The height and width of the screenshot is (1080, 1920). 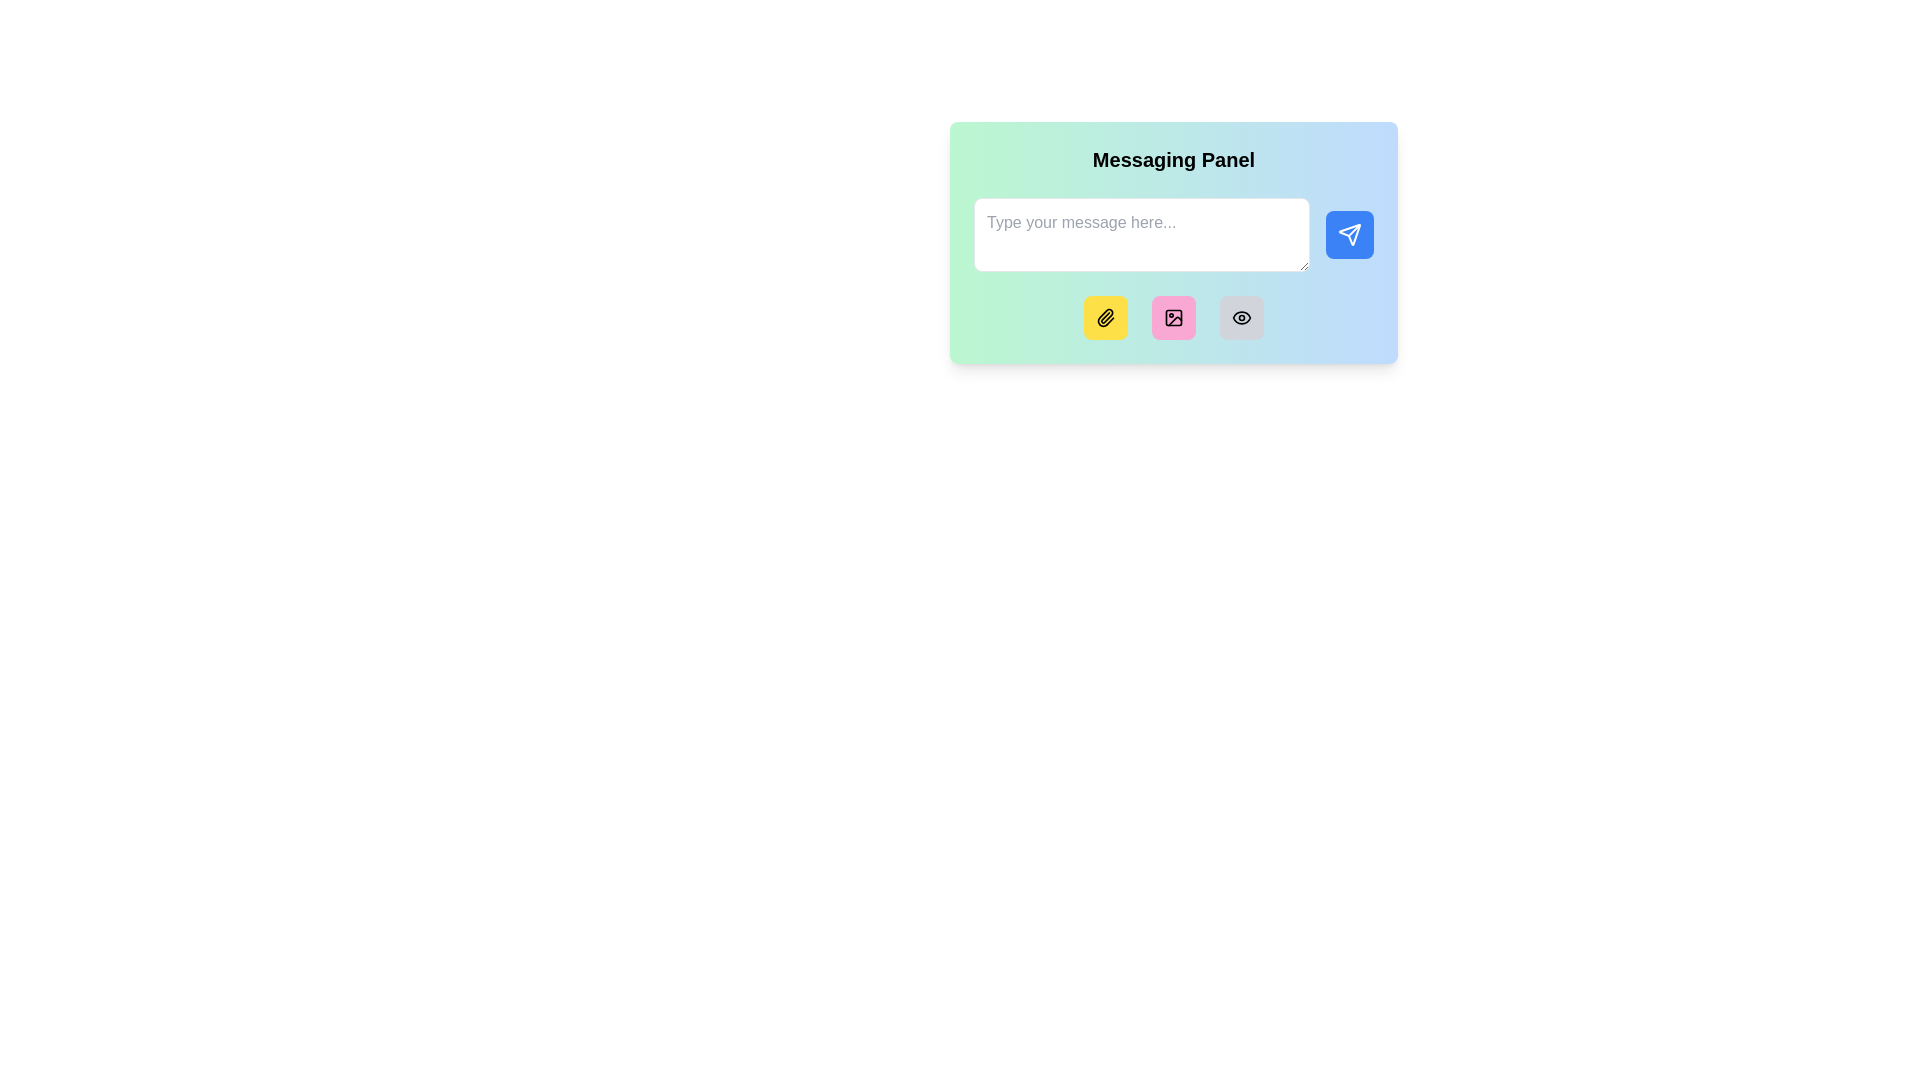 I want to click on the submission button located to the right of the text input field labeled 'Type your message here...' to send a message, so click(x=1349, y=234).